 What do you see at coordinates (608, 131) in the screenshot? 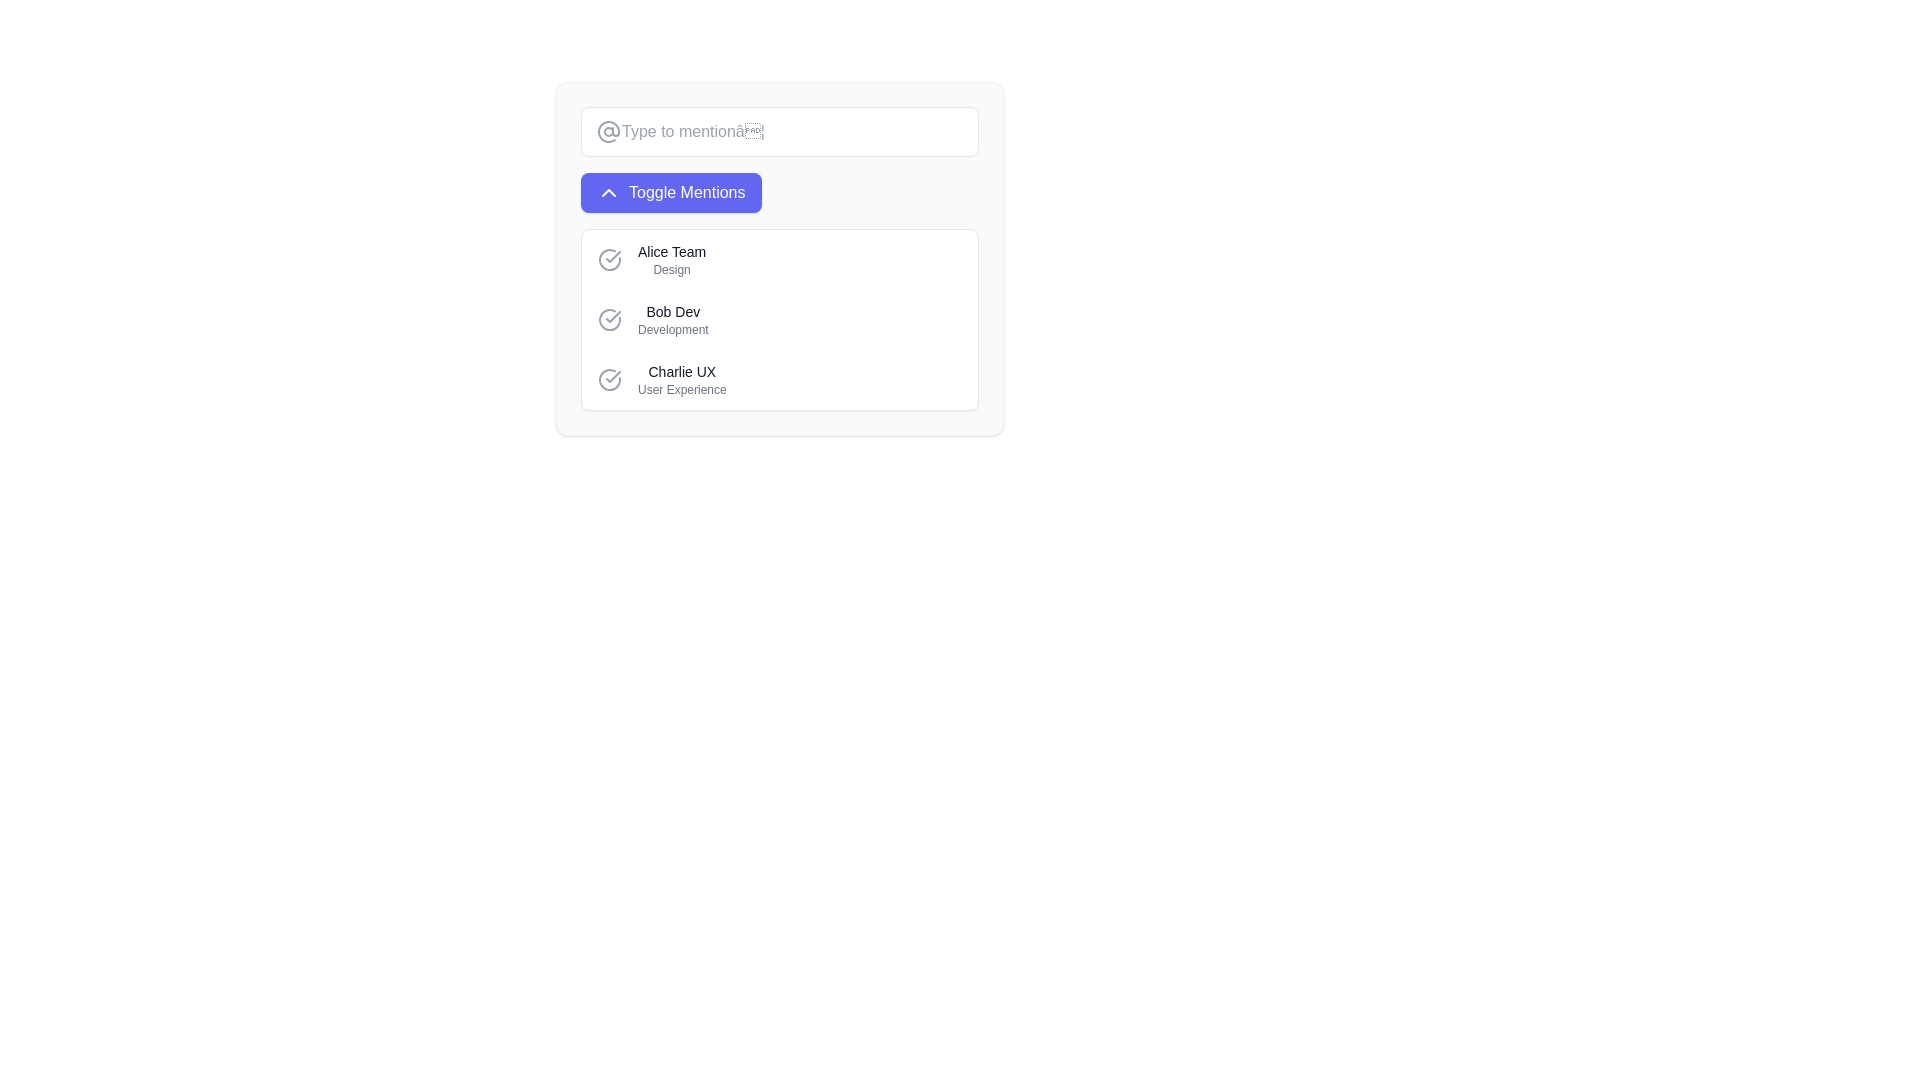
I see `the @-shaped icon positioned on the left side inside the text input field, which indicates that the input field supports mentioning users or entities by typing their identifiers preceded by the @ symbol` at bounding box center [608, 131].